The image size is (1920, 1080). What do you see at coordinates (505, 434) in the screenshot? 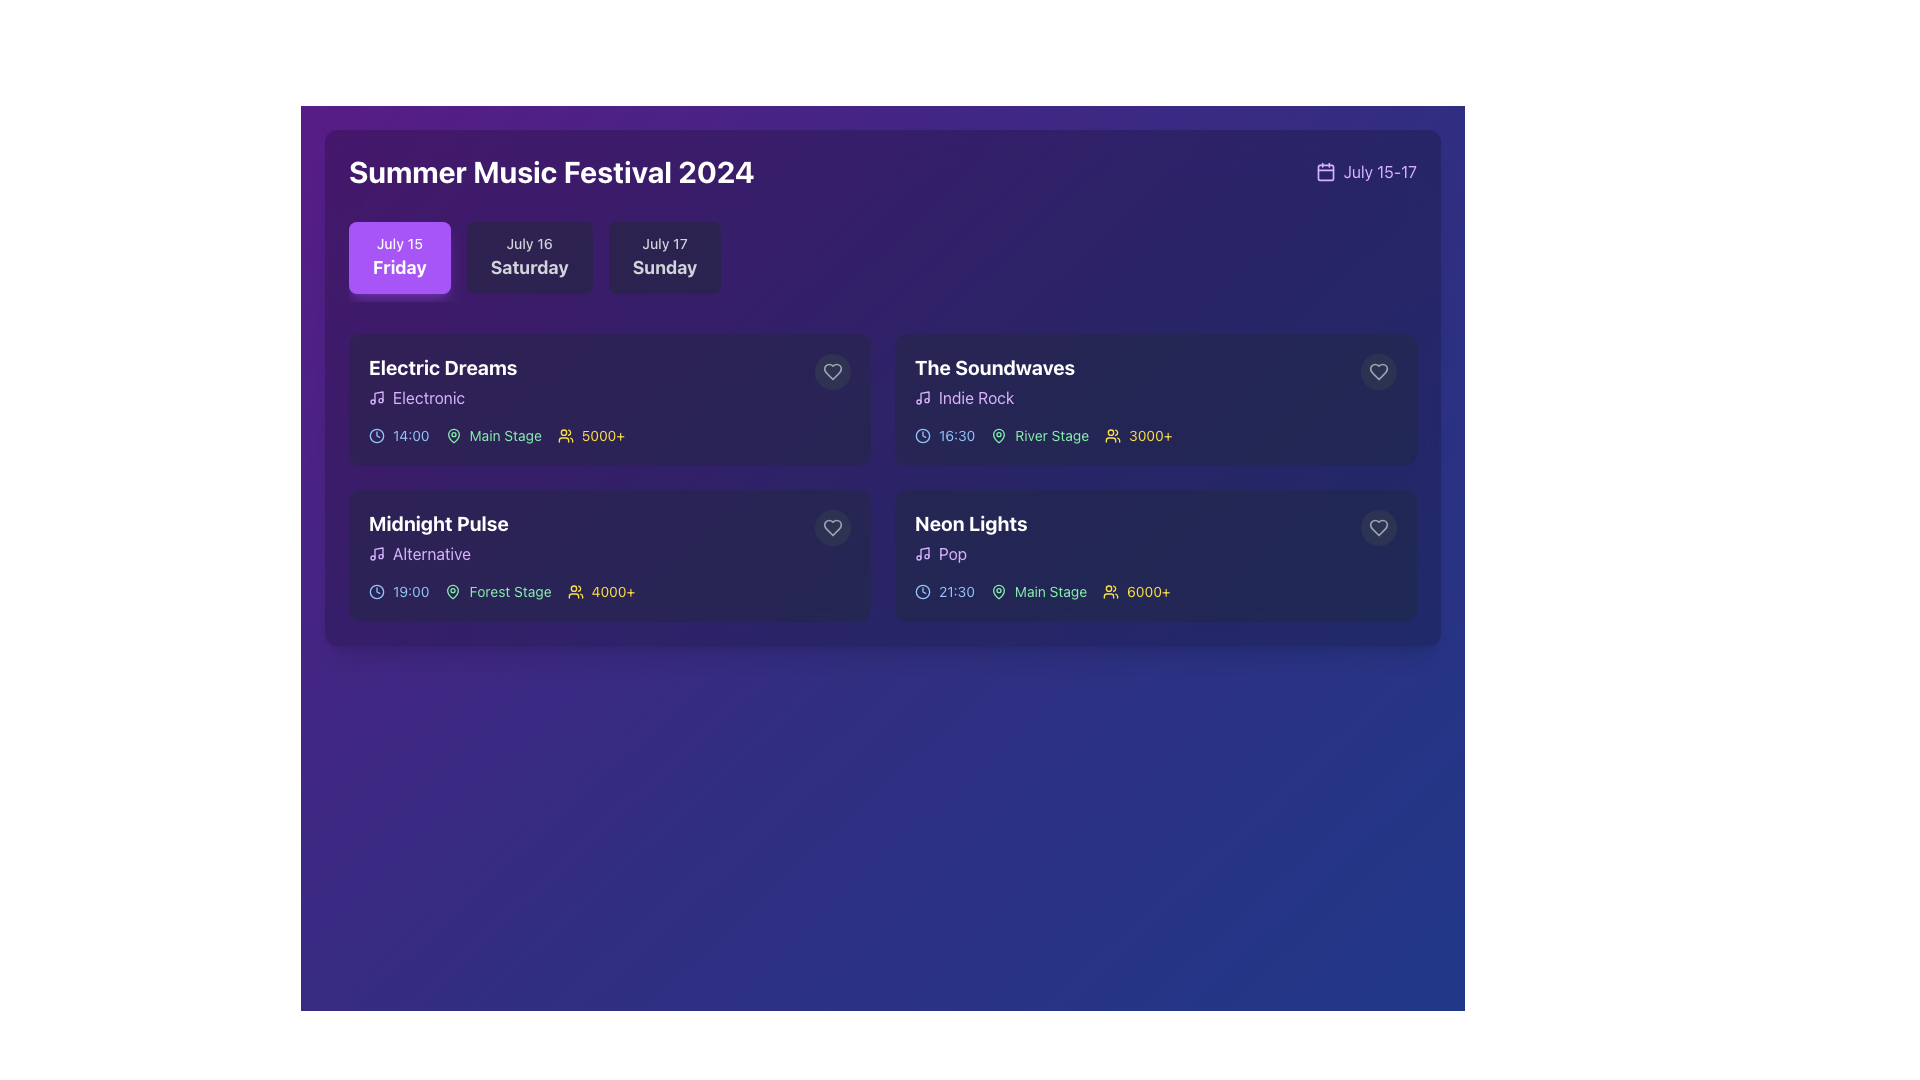
I see `the 'Main Stage' label, which is styled in a light green font against a dark background and is associated with a map pin icon, located in the top left of the 'Electric Dreams' event card` at bounding box center [505, 434].